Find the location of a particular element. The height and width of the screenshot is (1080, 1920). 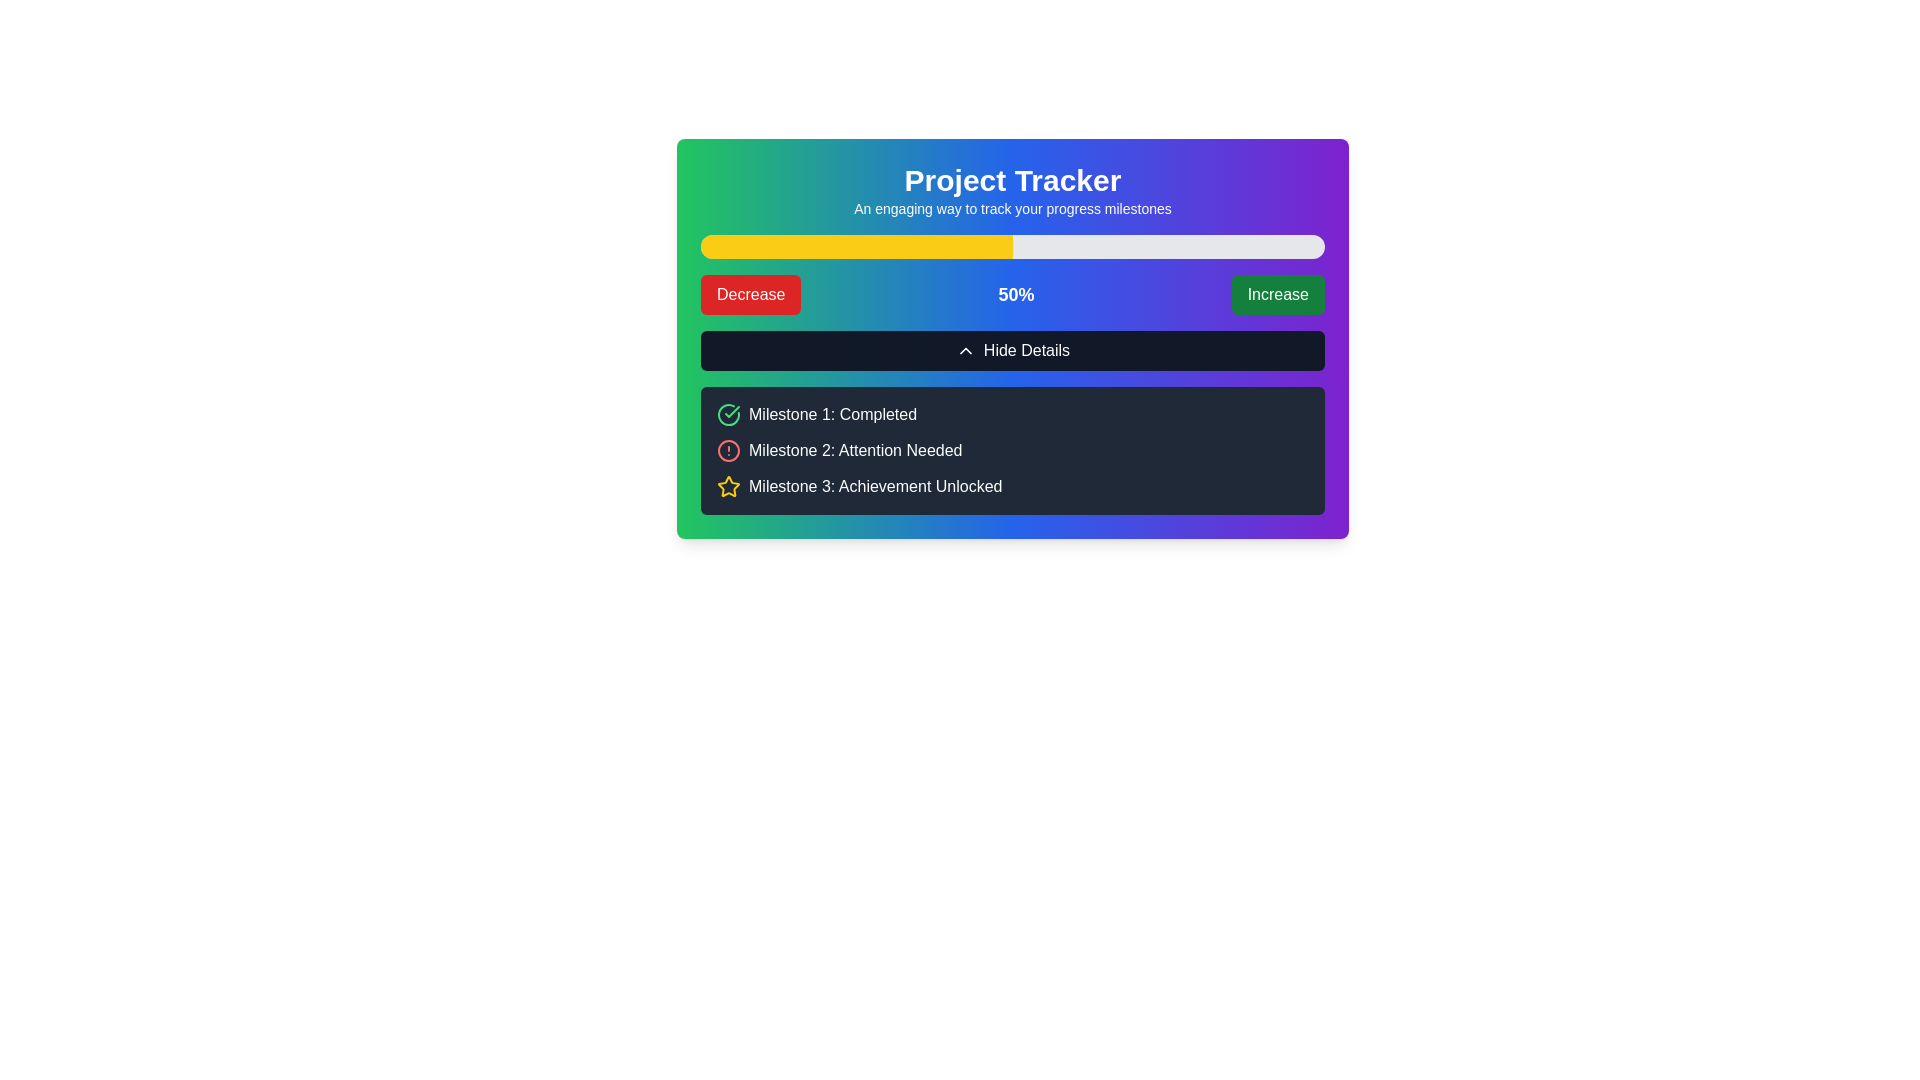

the static text subtitle or tagline located directly below the title 'Project Tracker' in the header of the card is located at coordinates (1012, 208).